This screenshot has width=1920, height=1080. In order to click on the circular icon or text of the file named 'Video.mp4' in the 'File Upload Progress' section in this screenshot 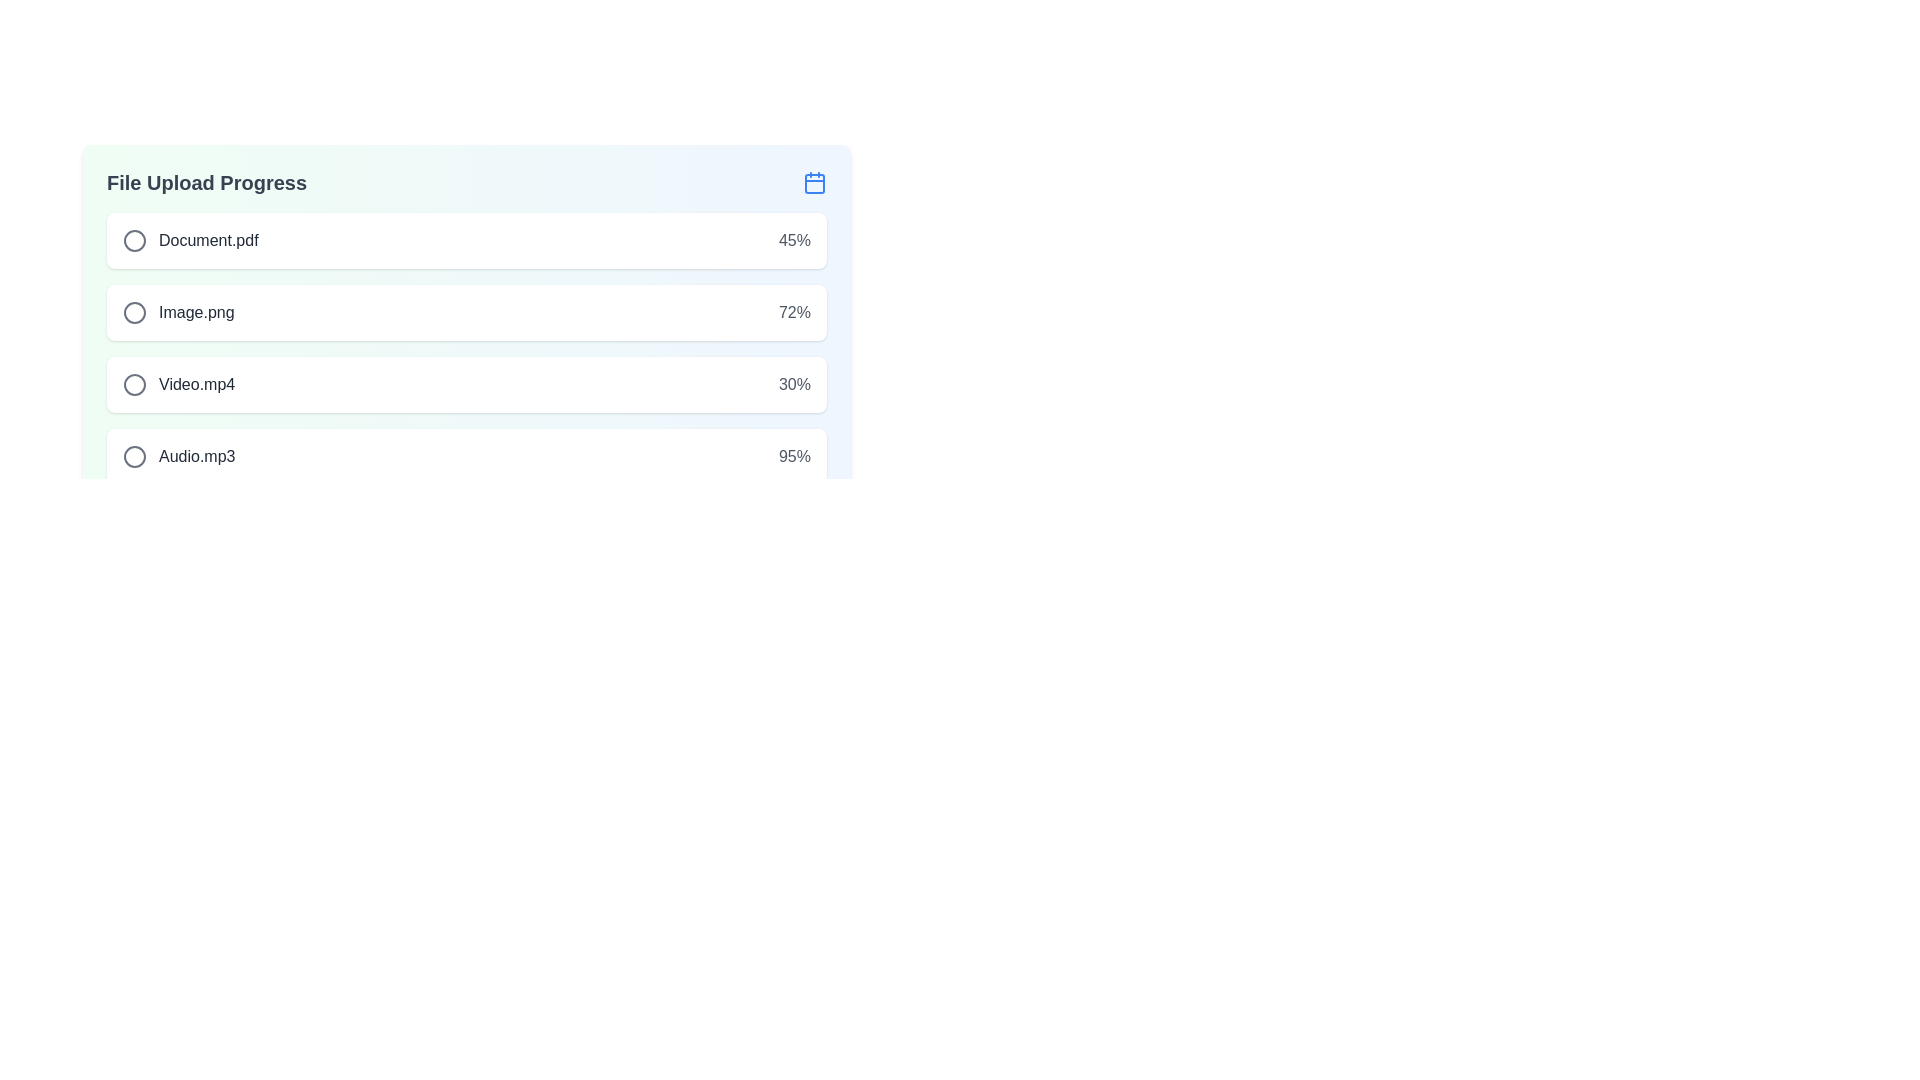, I will do `click(179, 385)`.